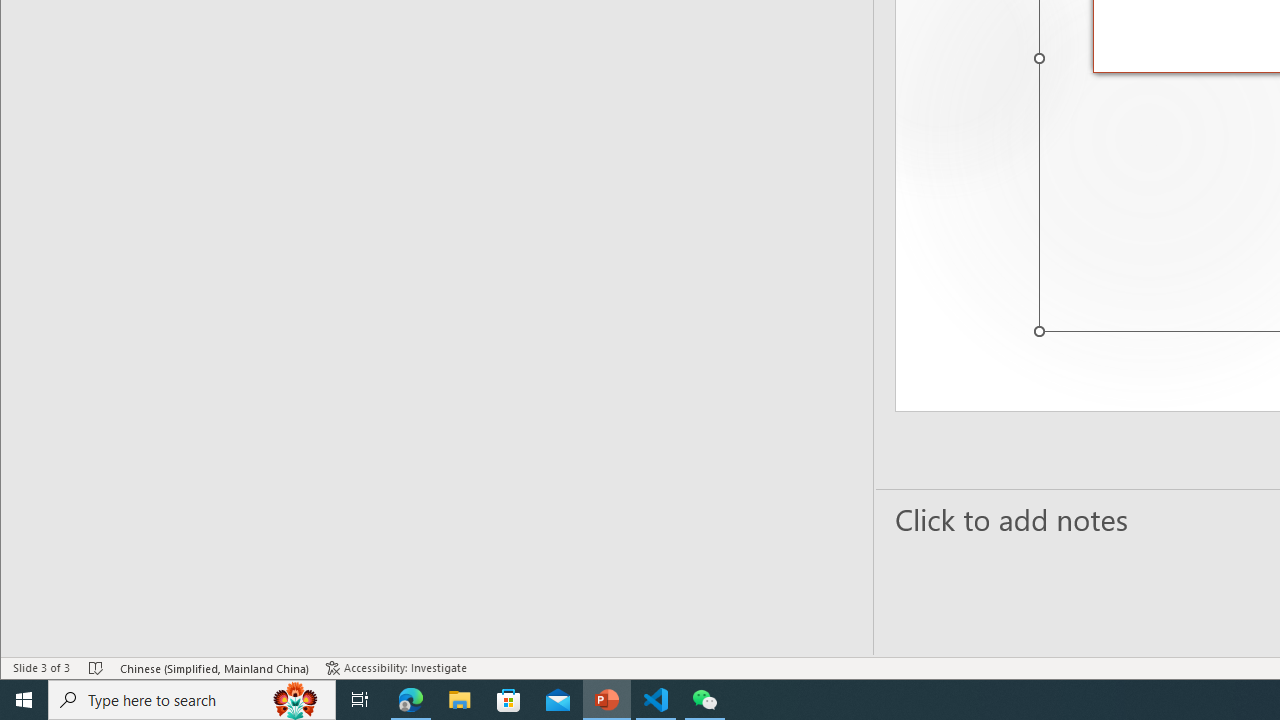 The width and height of the screenshot is (1280, 720). What do you see at coordinates (294, 698) in the screenshot?
I see `'Search highlights icon opens search home window'` at bounding box center [294, 698].